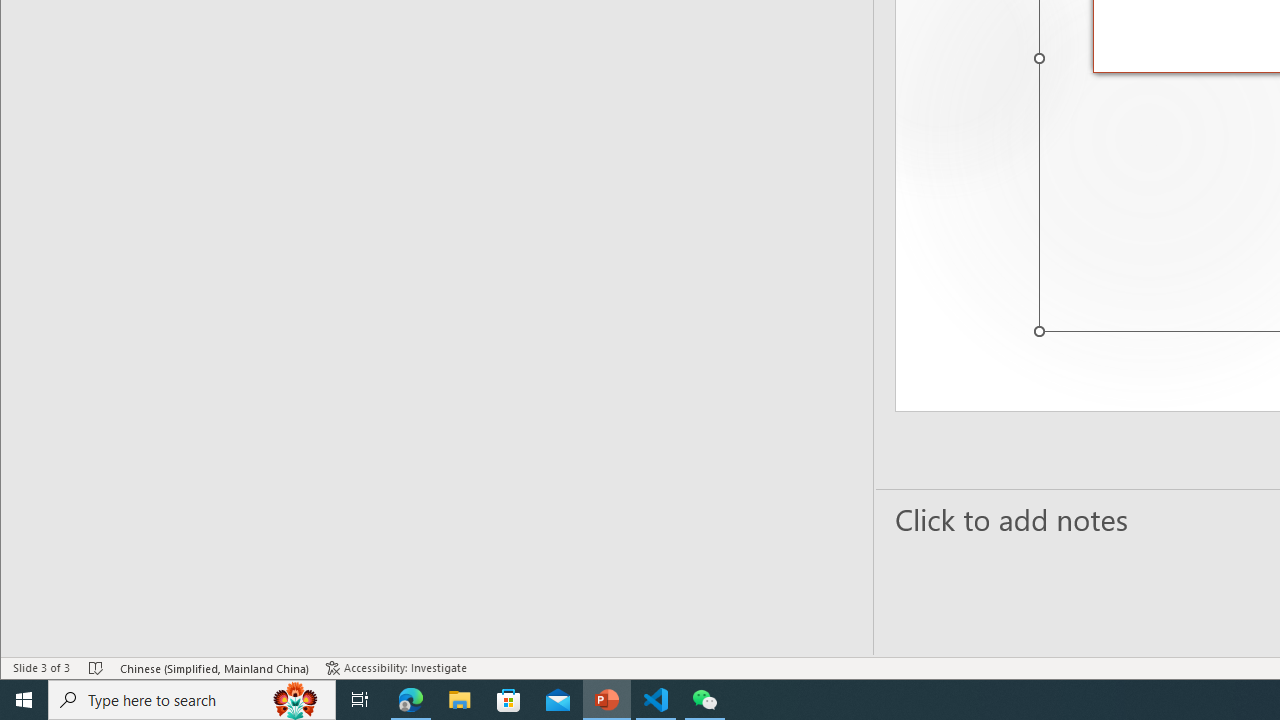 The width and height of the screenshot is (1280, 720). What do you see at coordinates (294, 698) in the screenshot?
I see `'Search highlights icon opens search home window'` at bounding box center [294, 698].